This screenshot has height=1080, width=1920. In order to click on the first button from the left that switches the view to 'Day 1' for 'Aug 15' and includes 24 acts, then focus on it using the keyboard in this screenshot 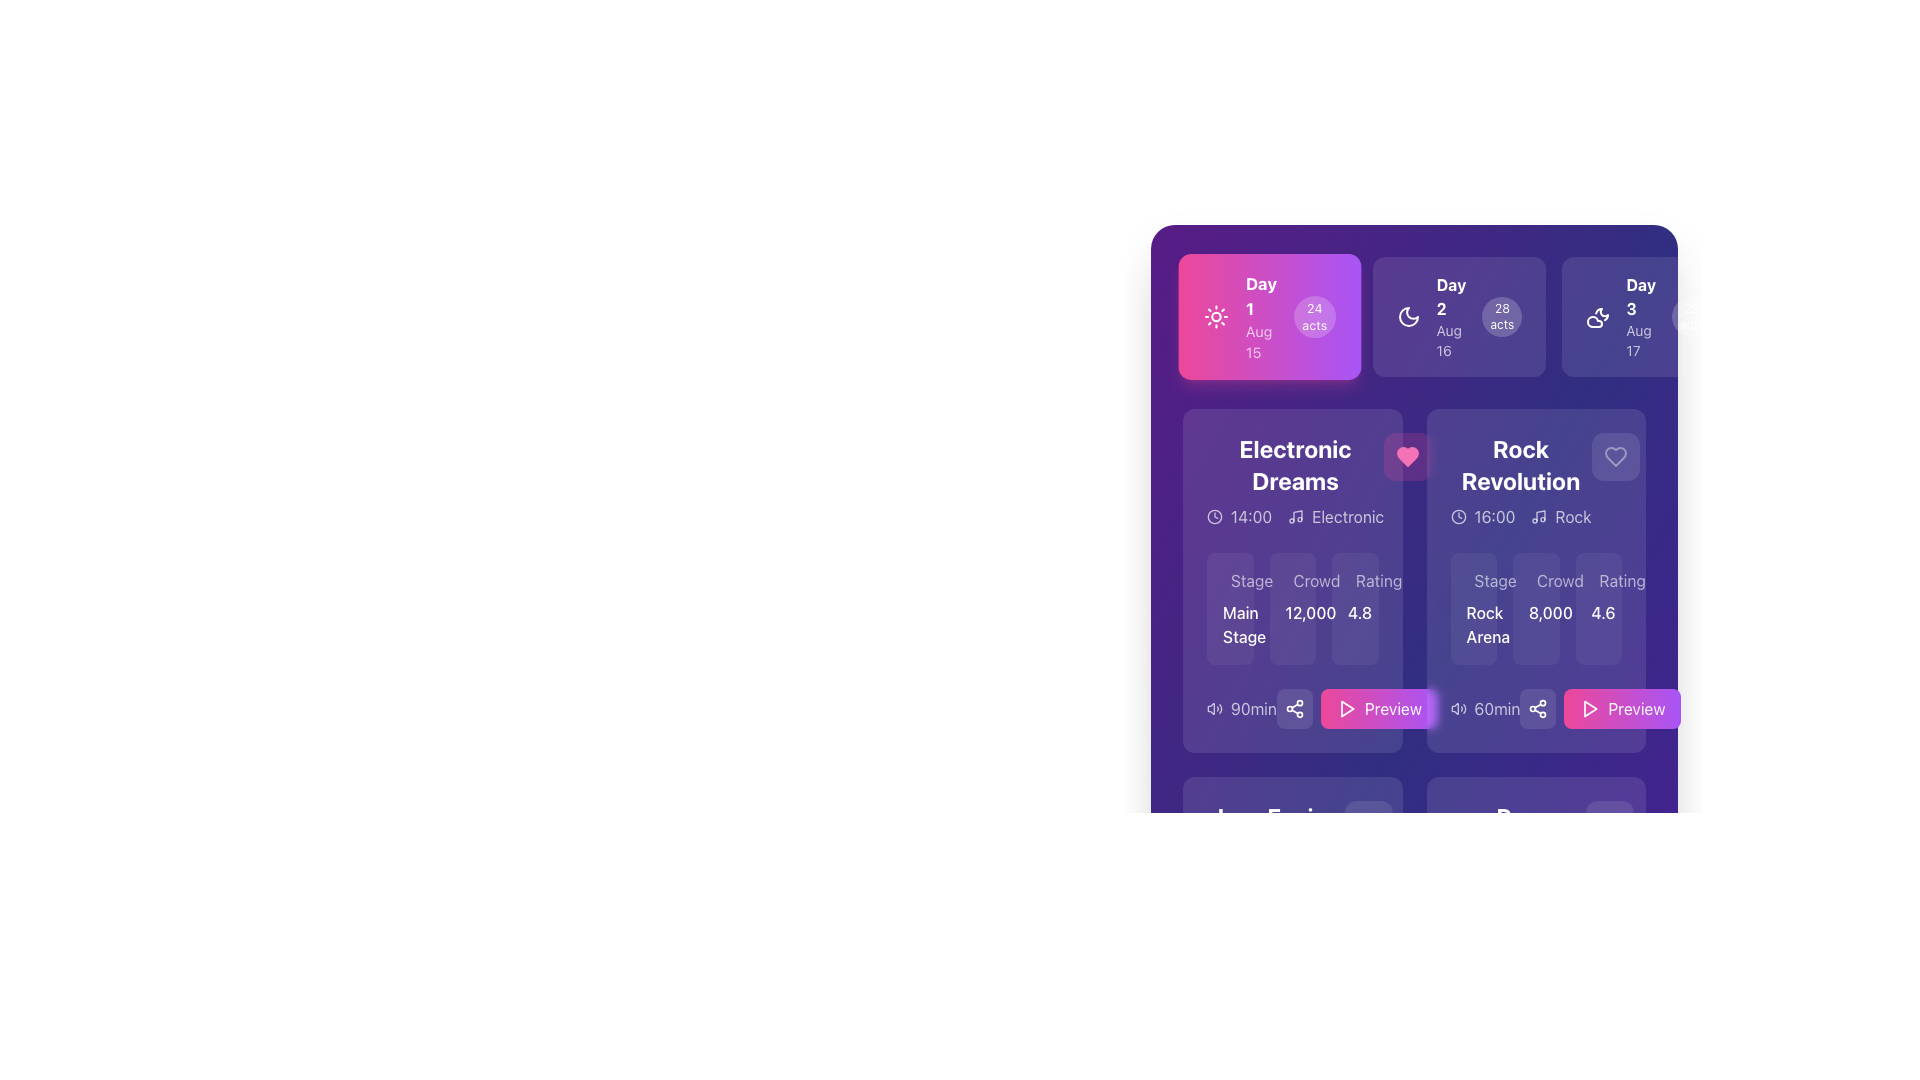, I will do `click(1268, 315)`.